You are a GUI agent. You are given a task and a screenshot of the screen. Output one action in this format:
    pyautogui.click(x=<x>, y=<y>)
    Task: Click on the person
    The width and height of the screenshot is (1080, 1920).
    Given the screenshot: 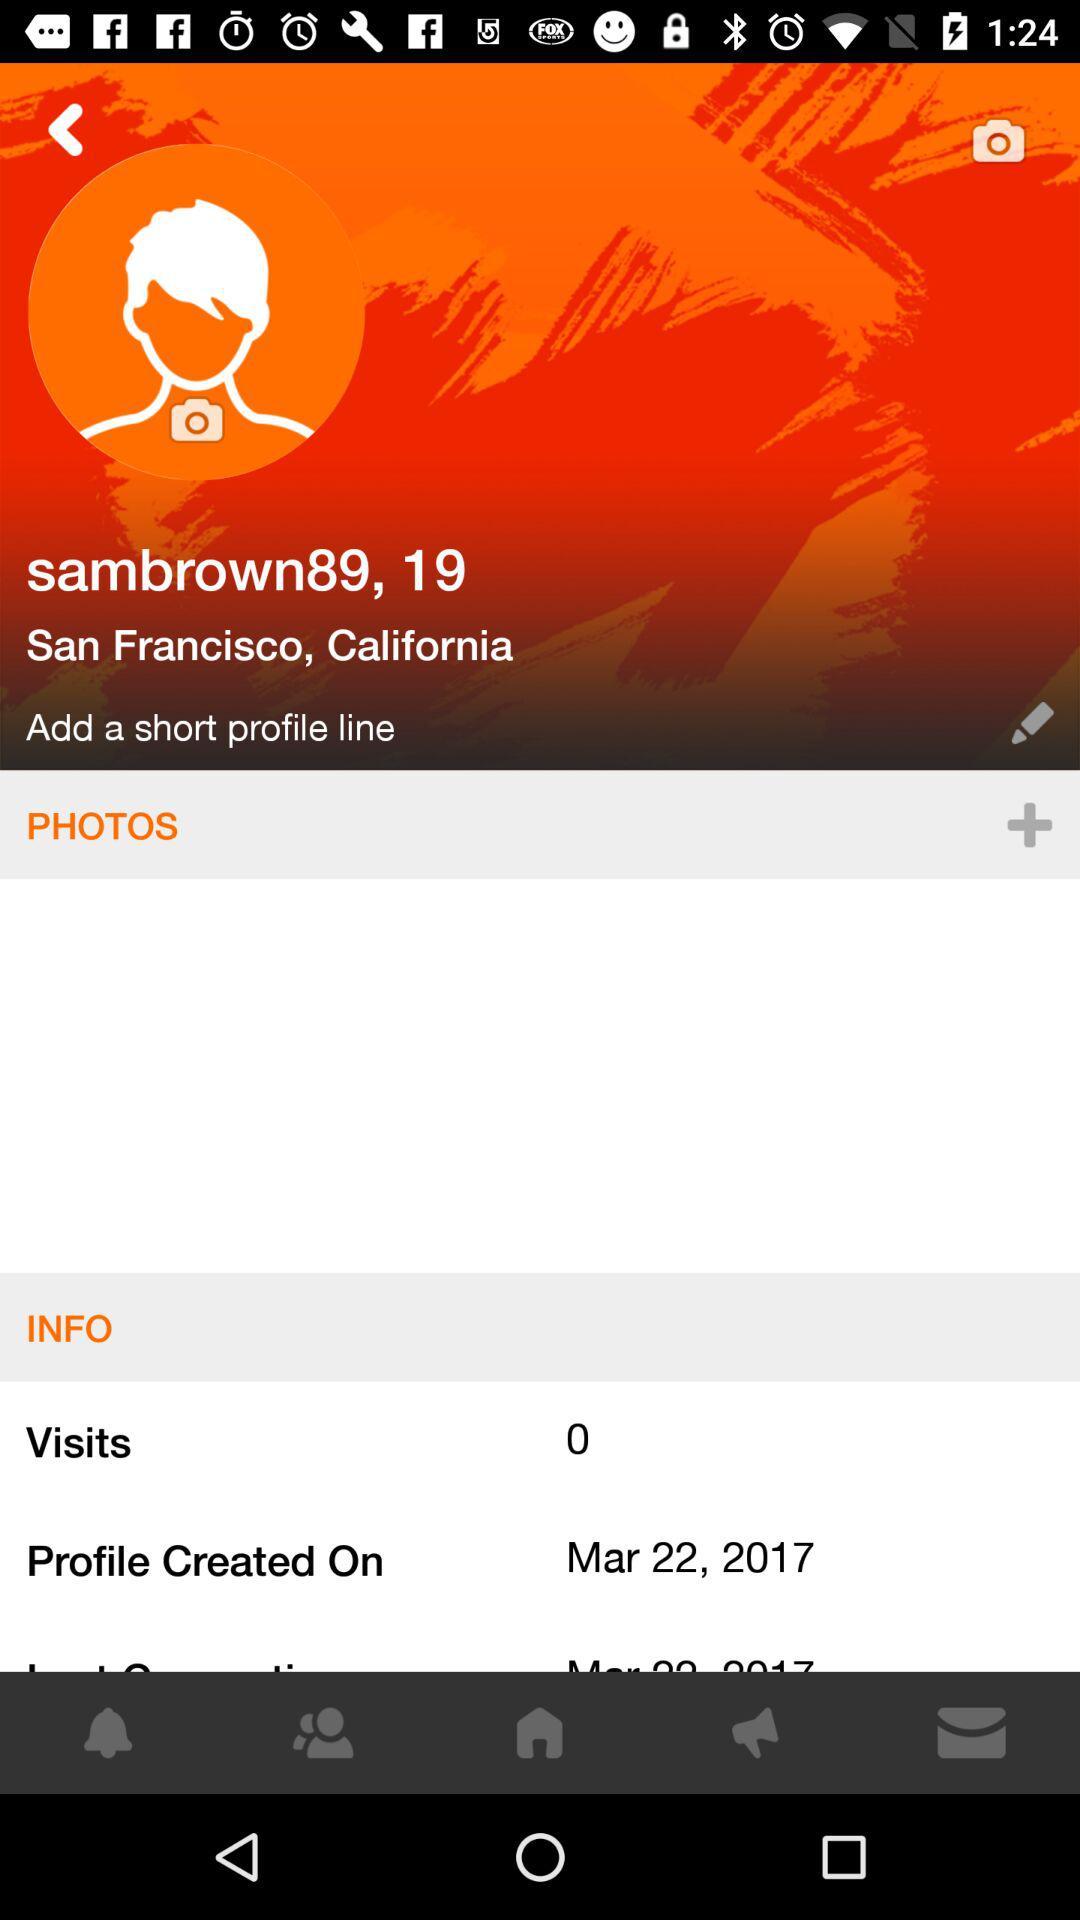 What is the action you would take?
    pyautogui.click(x=540, y=415)
    